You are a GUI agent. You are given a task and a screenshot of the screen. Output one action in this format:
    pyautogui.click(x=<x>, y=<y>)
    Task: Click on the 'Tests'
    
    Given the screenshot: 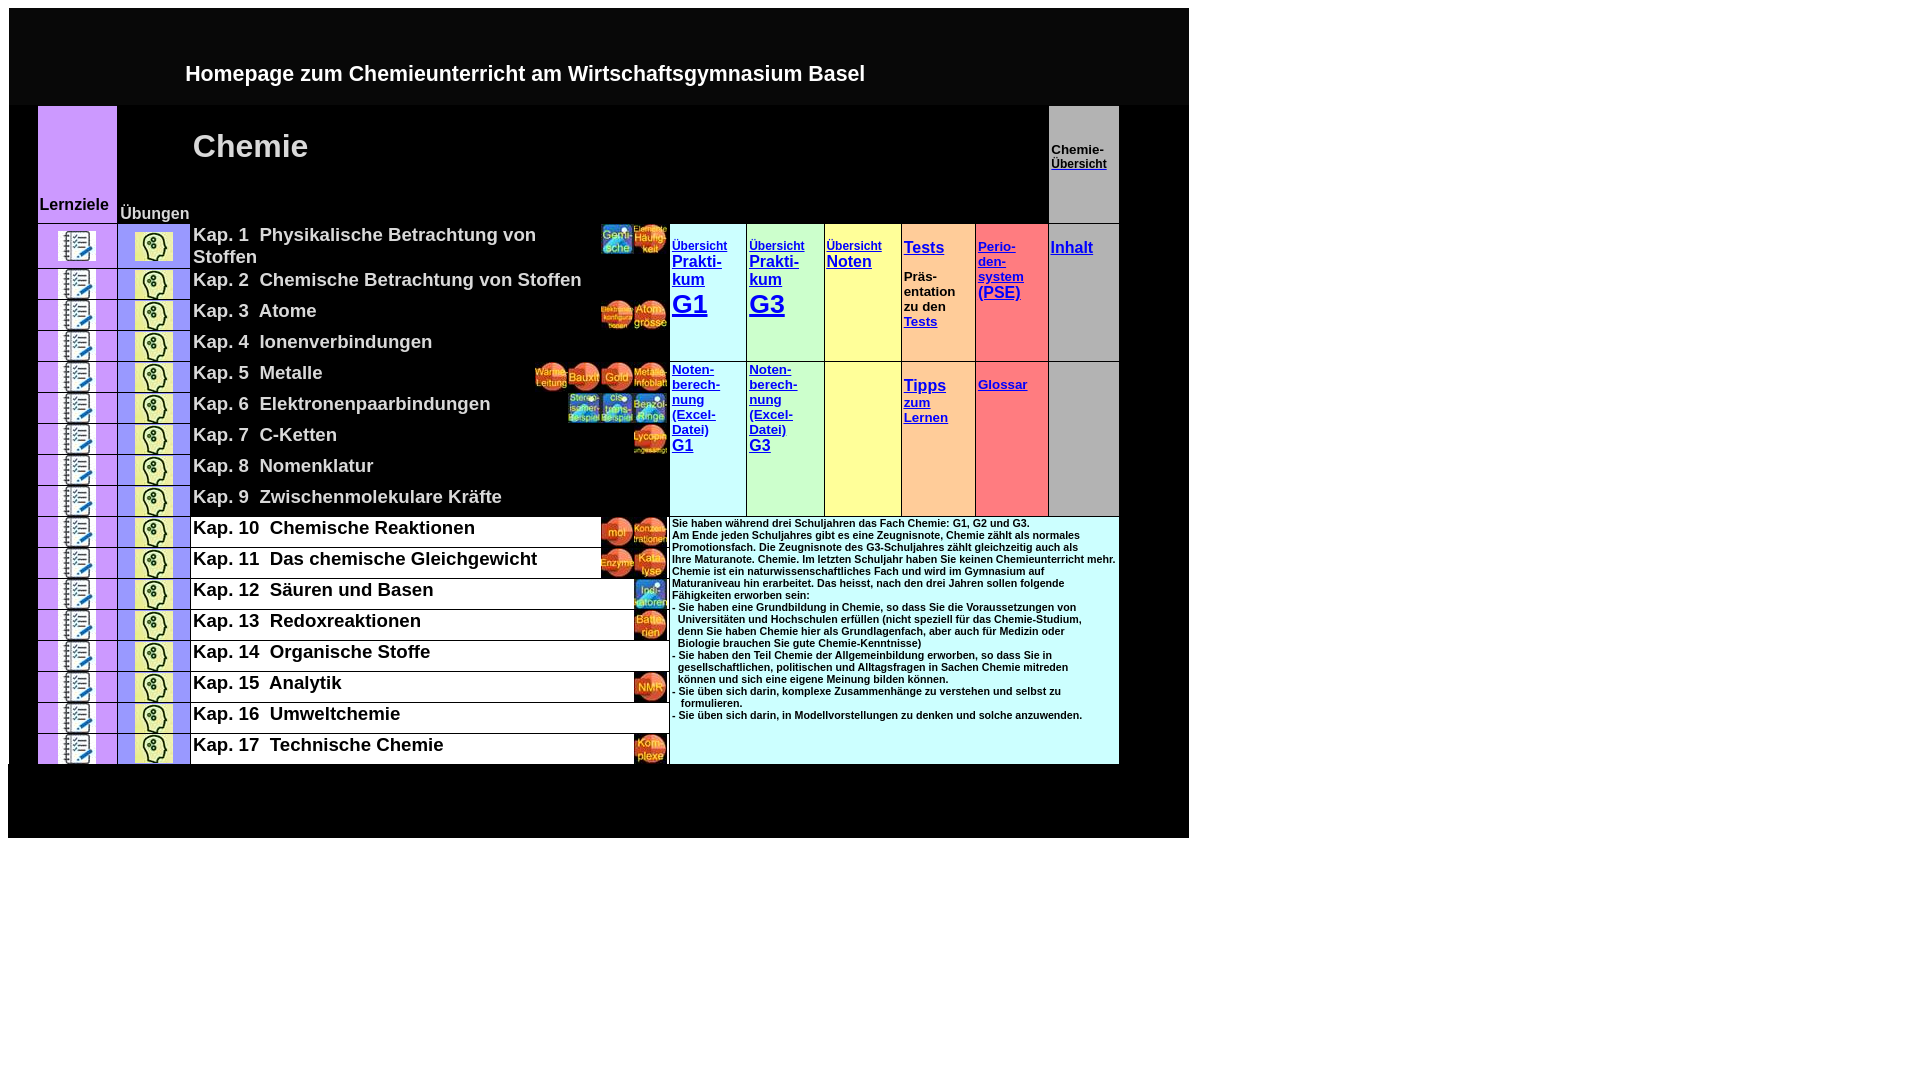 What is the action you would take?
    pyautogui.click(x=923, y=246)
    